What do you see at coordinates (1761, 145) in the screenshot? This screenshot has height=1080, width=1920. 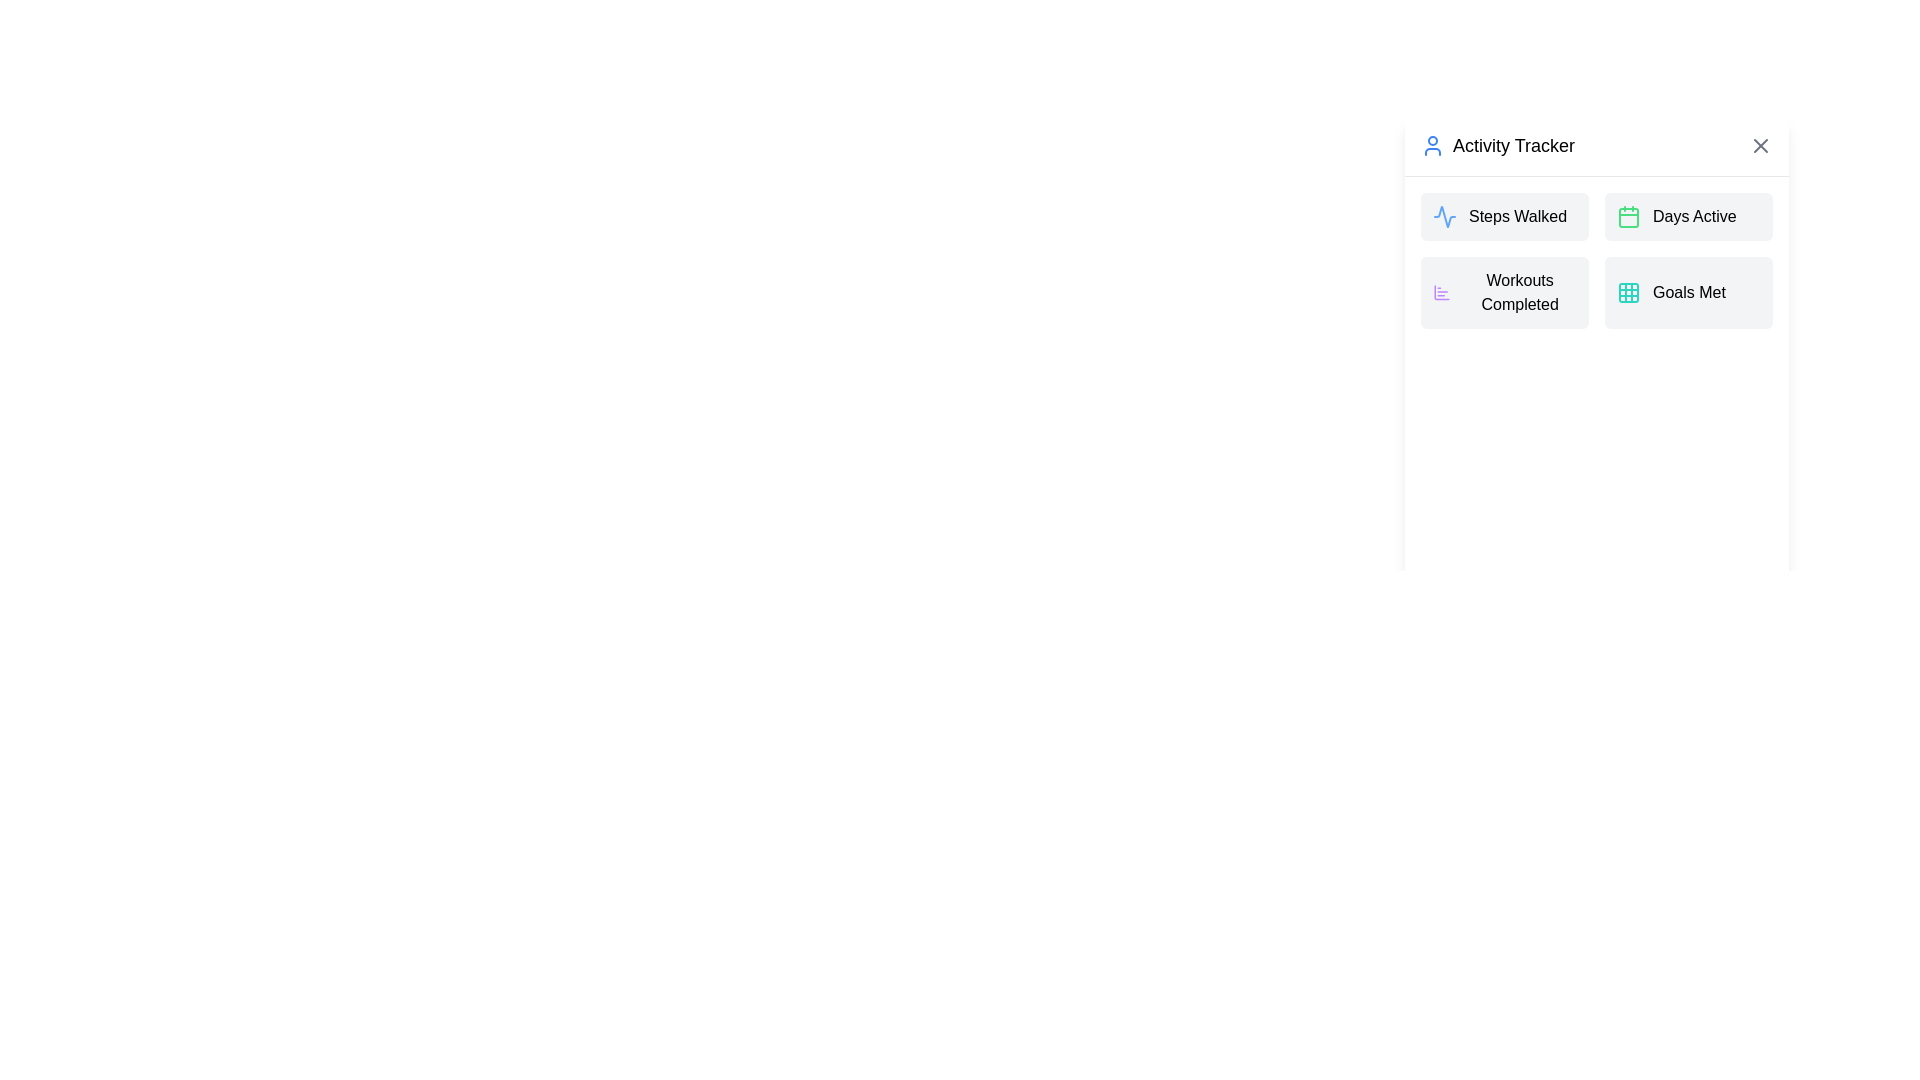 I see `the close icon located in the top-right corner of the 'Activity Tracker' panel` at bounding box center [1761, 145].